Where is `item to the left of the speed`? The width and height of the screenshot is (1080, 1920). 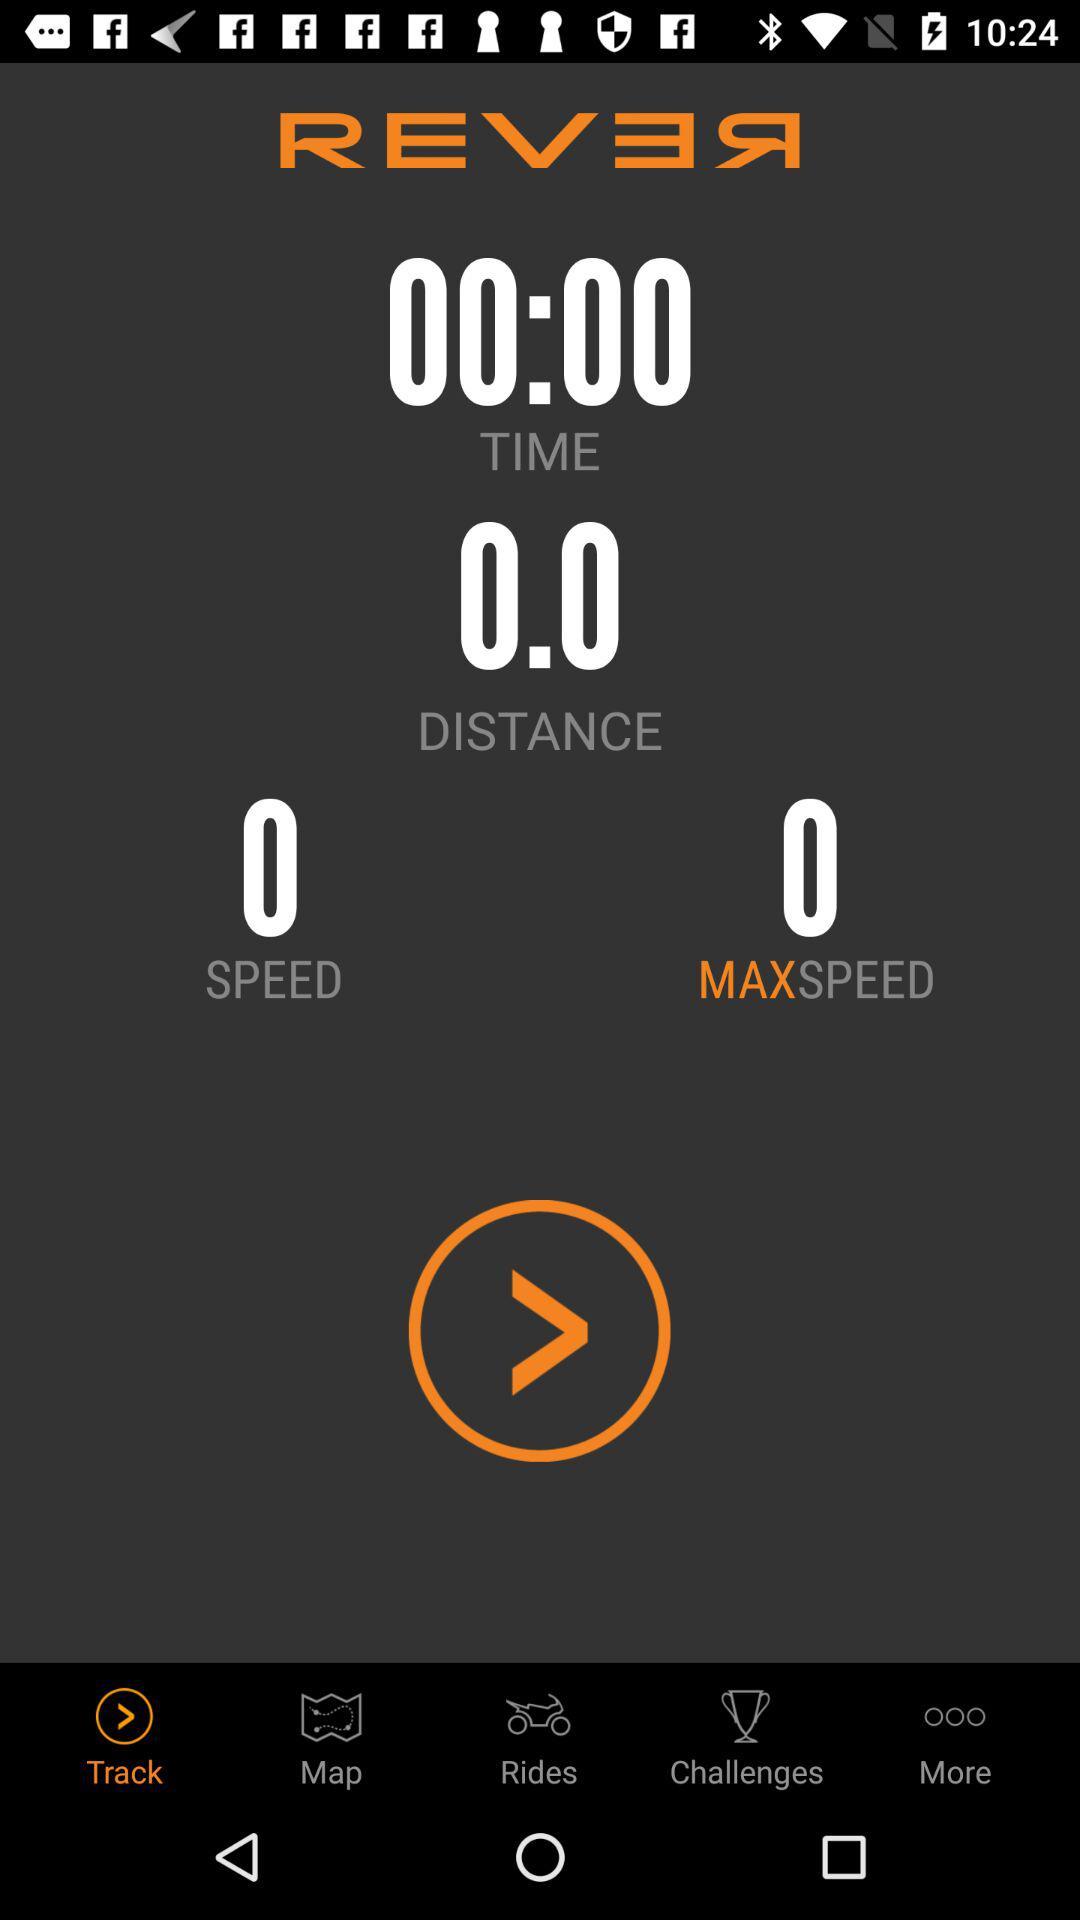 item to the left of the speed is located at coordinates (747, 977).